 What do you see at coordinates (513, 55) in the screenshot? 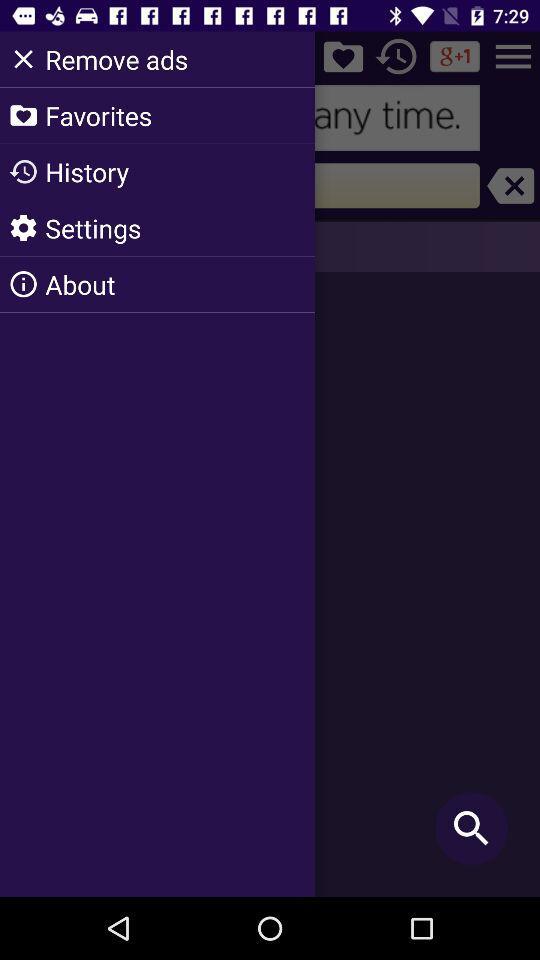
I see `the menu icon` at bounding box center [513, 55].